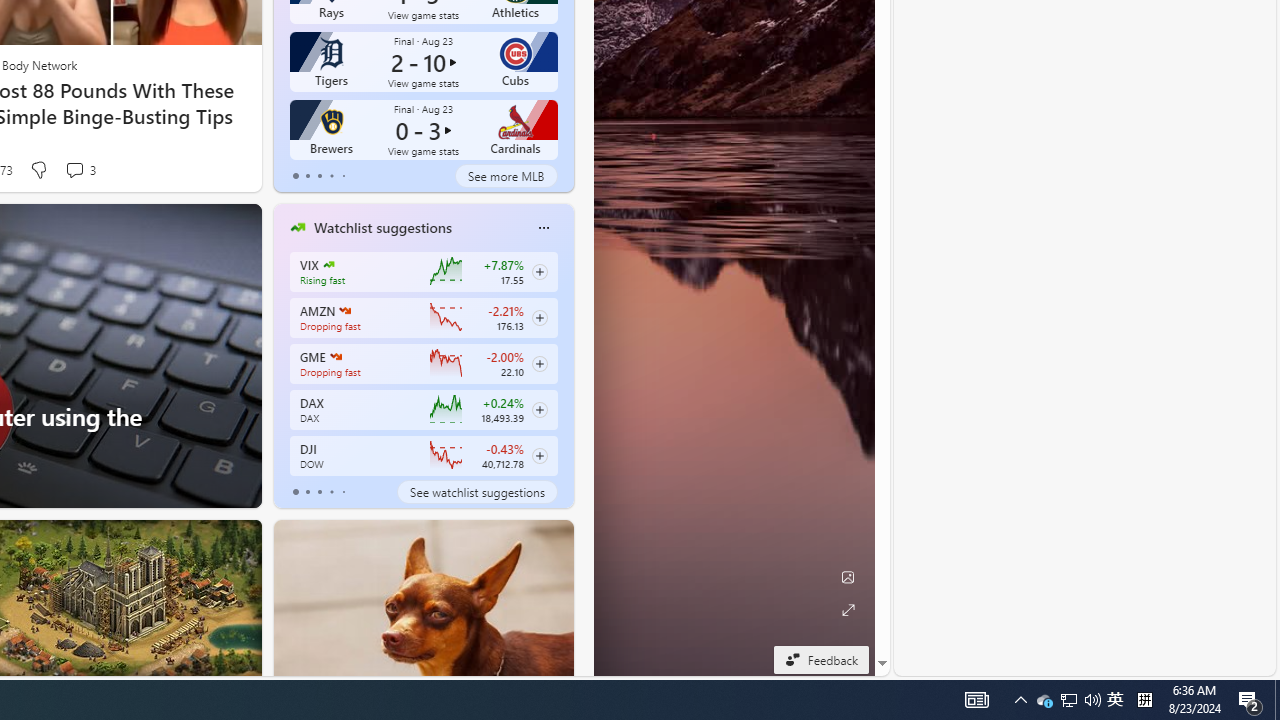 The width and height of the screenshot is (1280, 720). I want to click on 'tab-1', so click(306, 492).